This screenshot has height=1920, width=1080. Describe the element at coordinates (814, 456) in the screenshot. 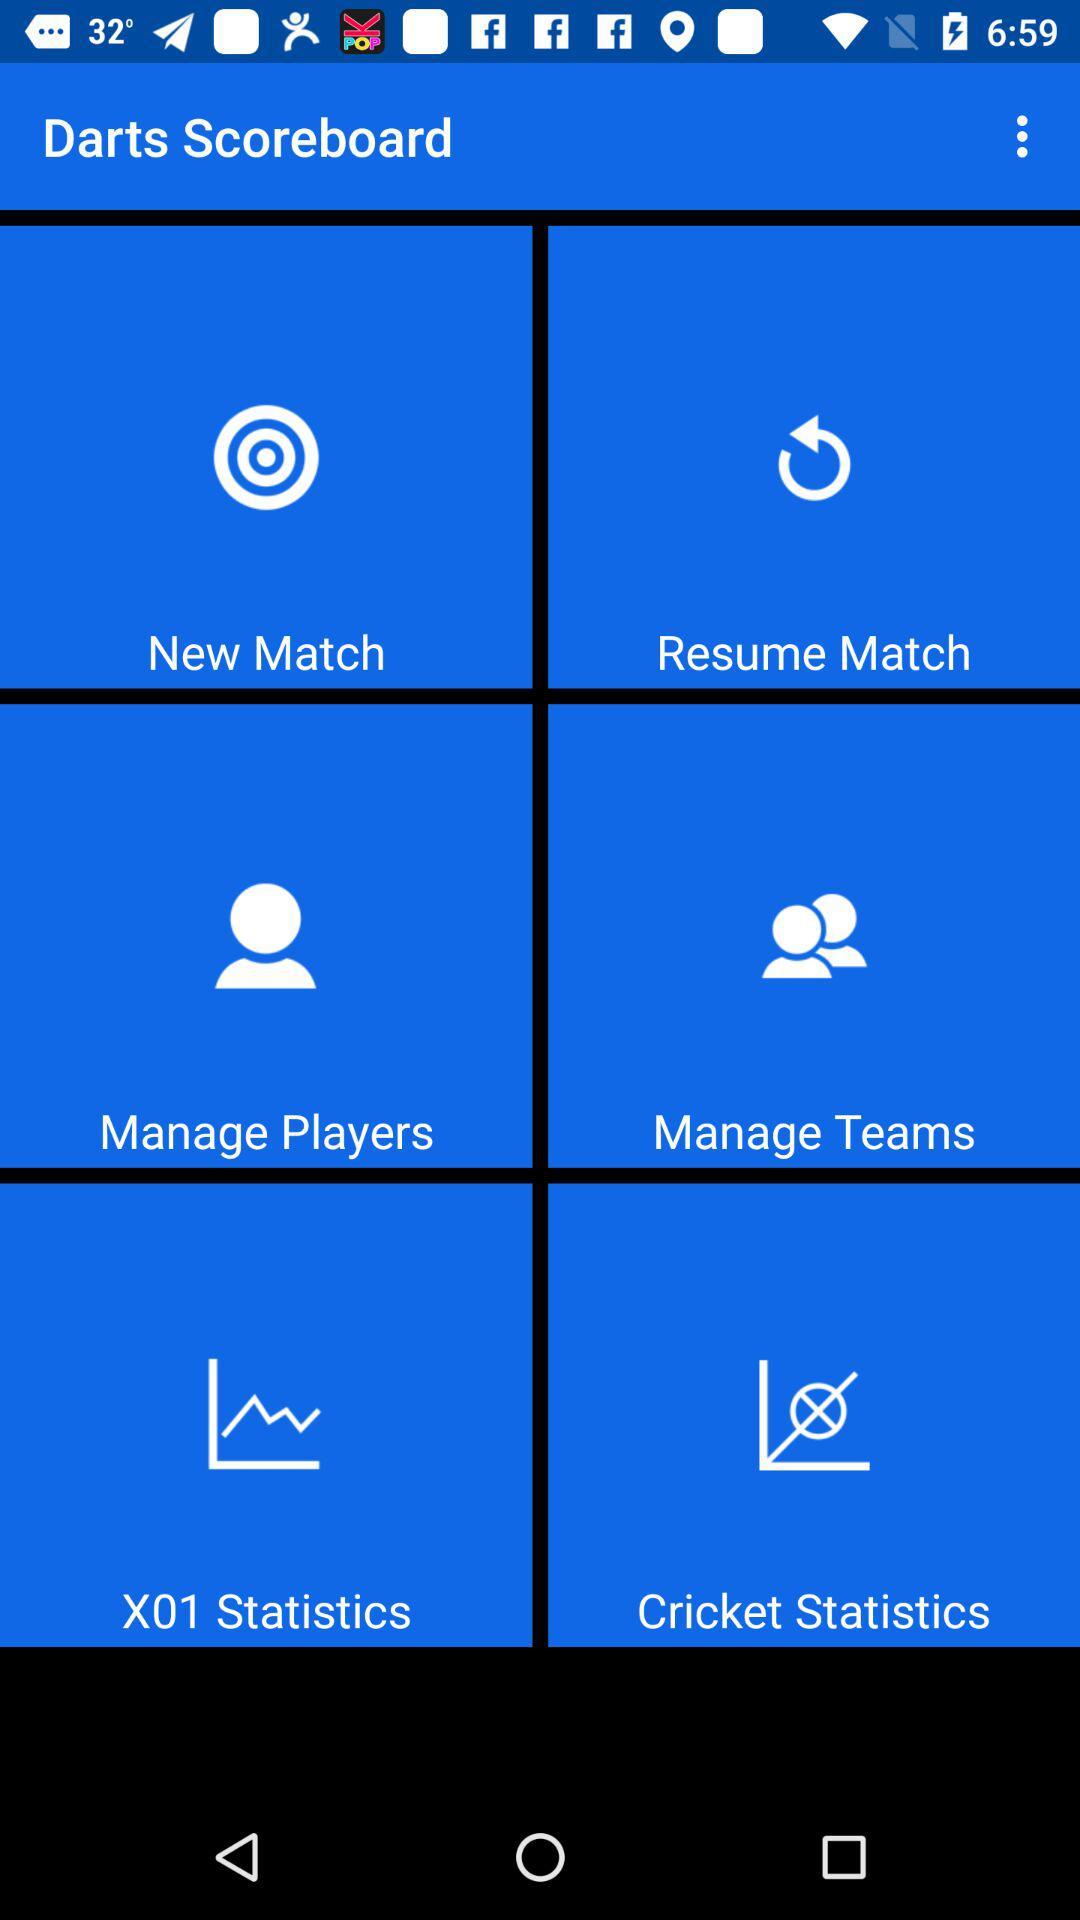

I see `back a match` at that location.